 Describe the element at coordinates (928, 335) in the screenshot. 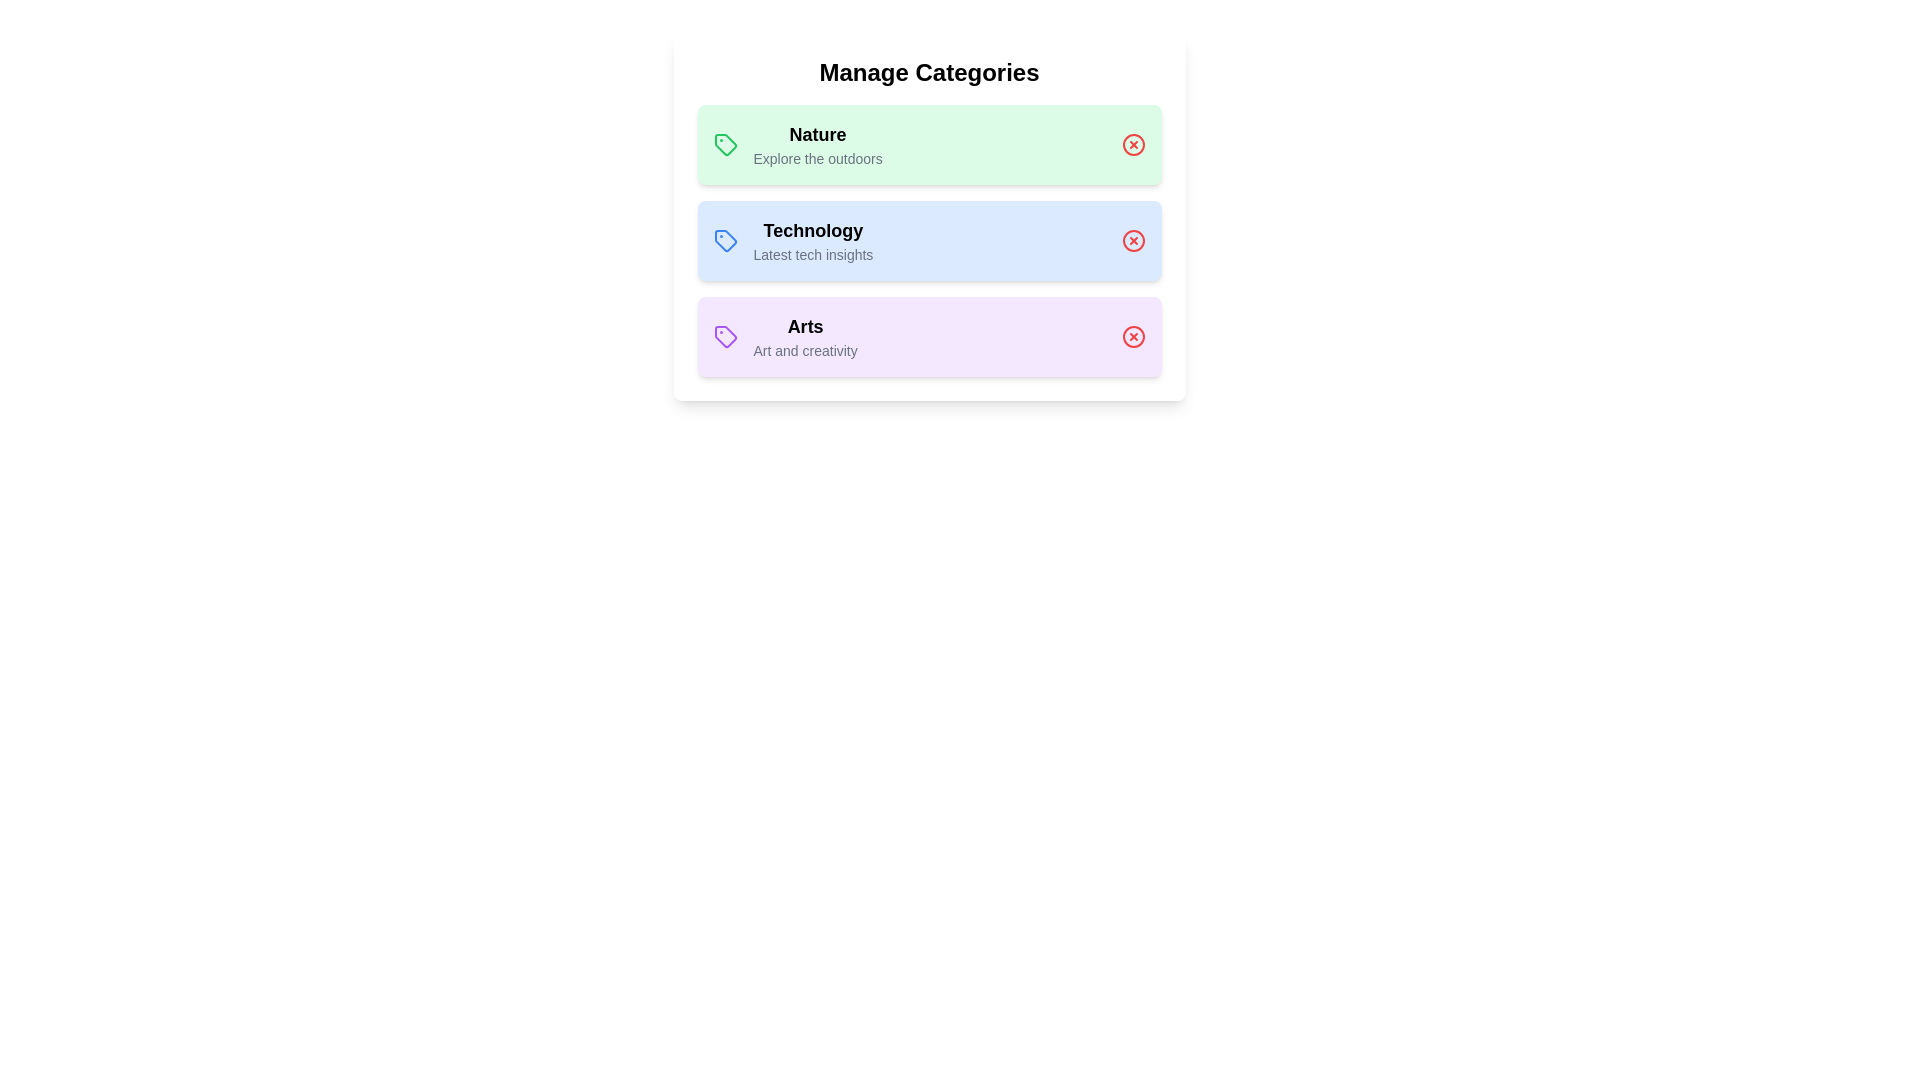

I see `the category Arts to open additional options` at that location.